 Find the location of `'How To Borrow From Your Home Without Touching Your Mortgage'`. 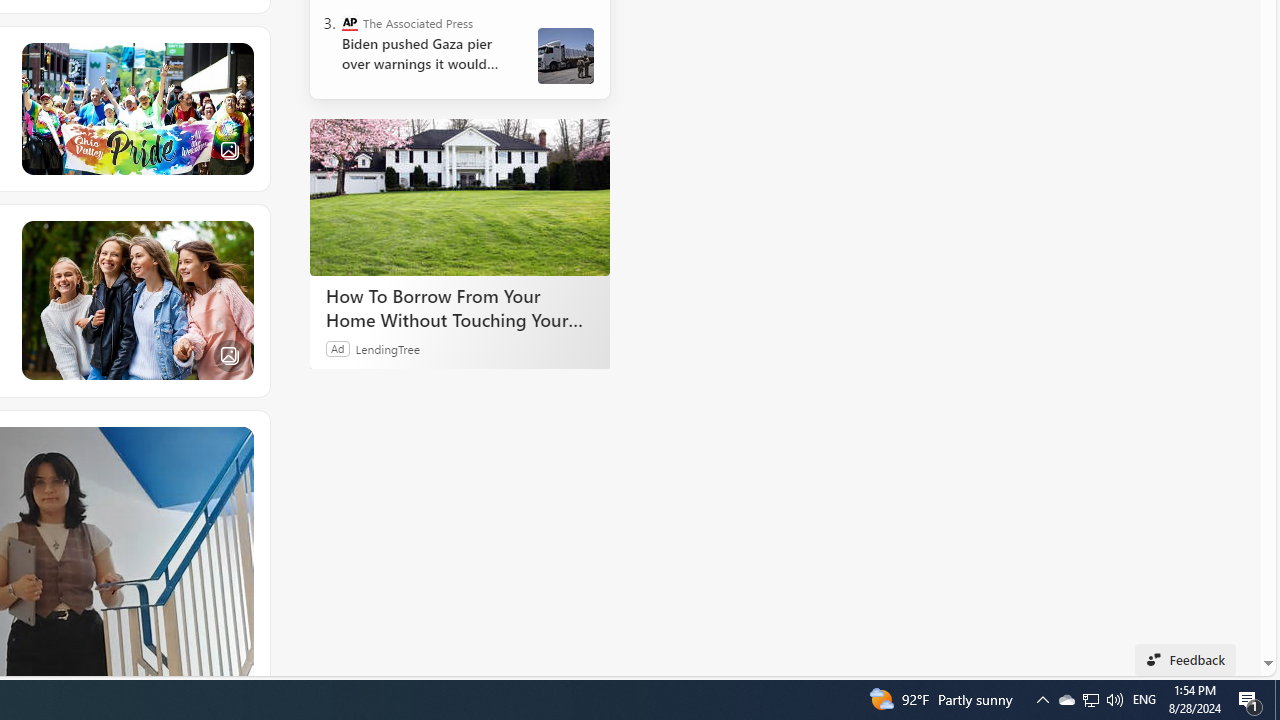

'How To Borrow From Your Home Without Touching Your Mortgage' is located at coordinates (459, 197).